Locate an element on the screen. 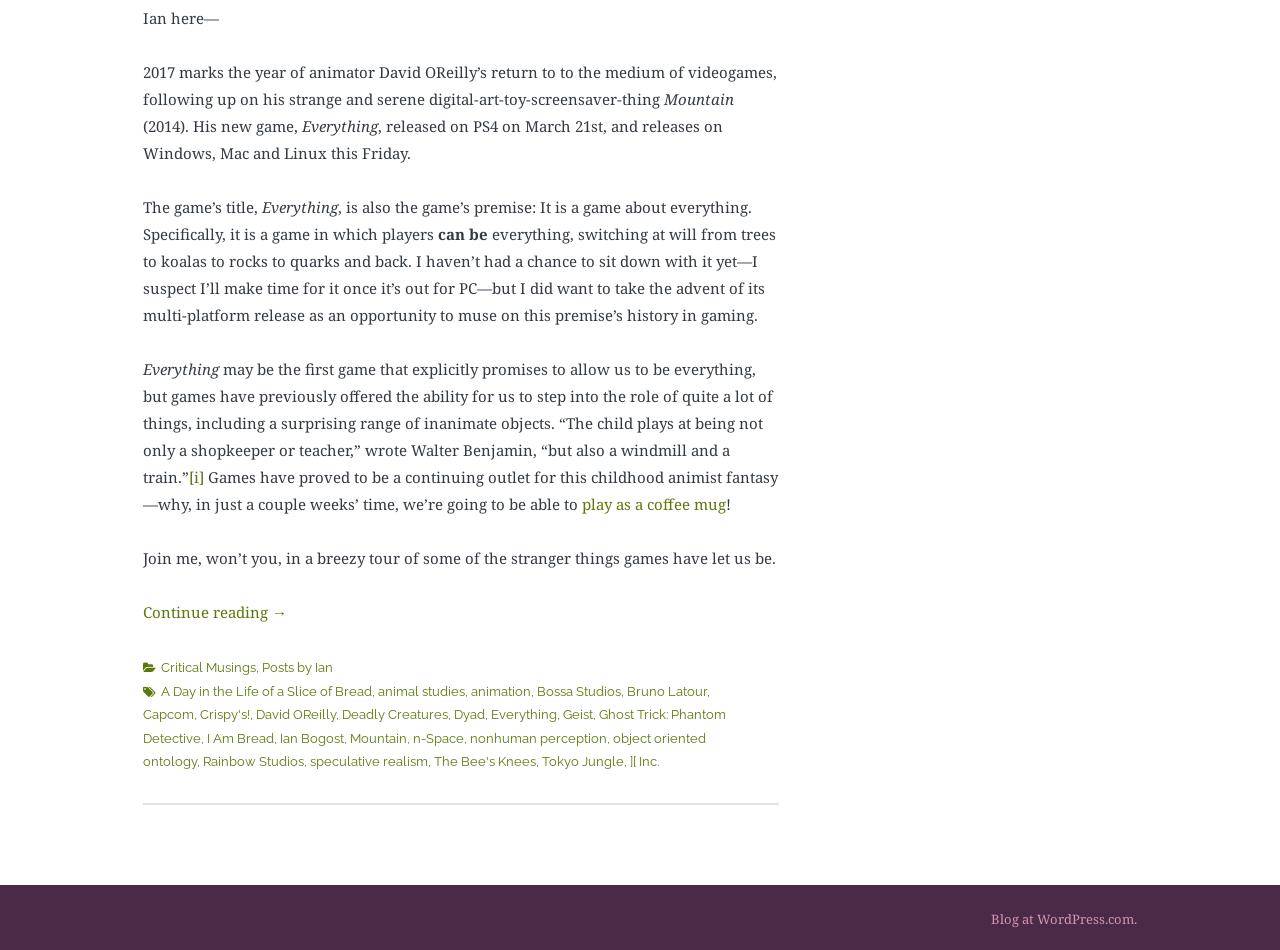 The image size is (1280, 950). 'animation' is located at coordinates (500, 690).